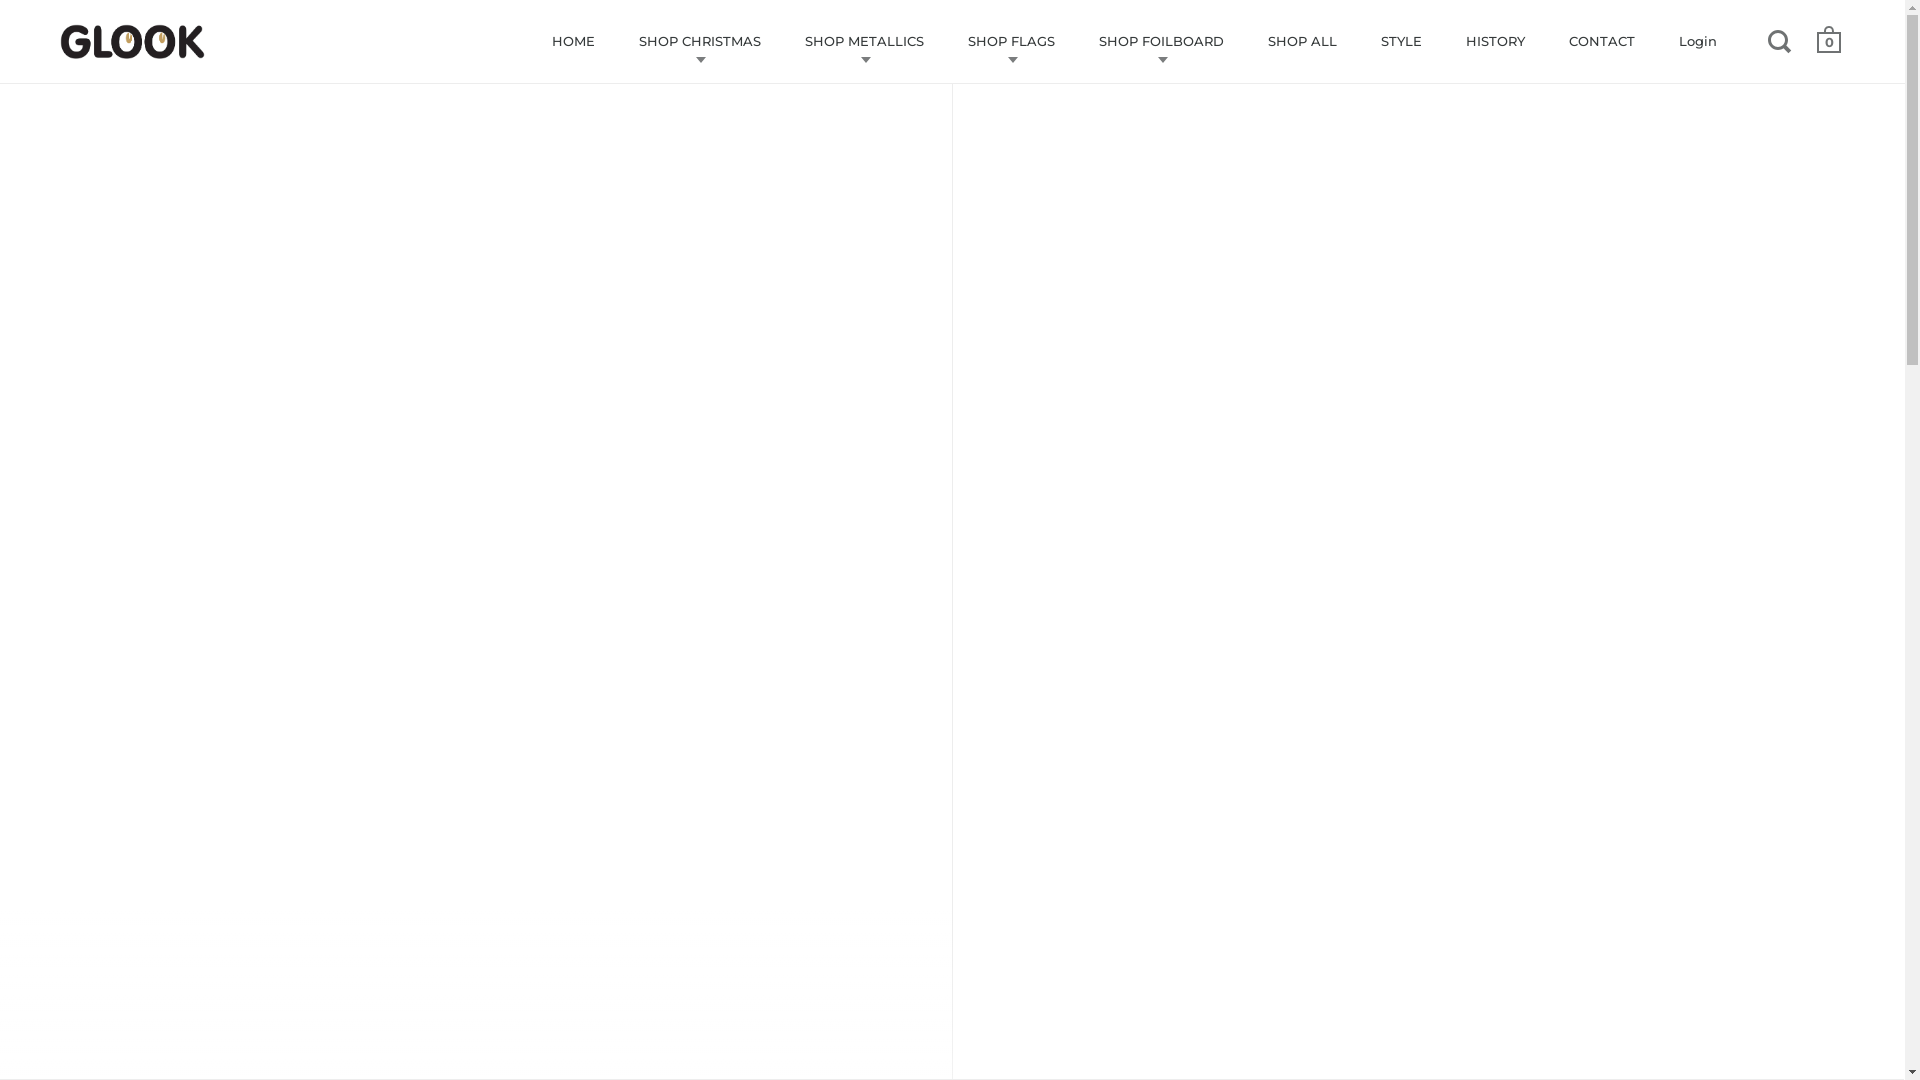 The width and height of the screenshot is (1920, 1080). What do you see at coordinates (1161, 41) in the screenshot?
I see `'SHOP FOILBOARD'` at bounding box center [1161, 41].